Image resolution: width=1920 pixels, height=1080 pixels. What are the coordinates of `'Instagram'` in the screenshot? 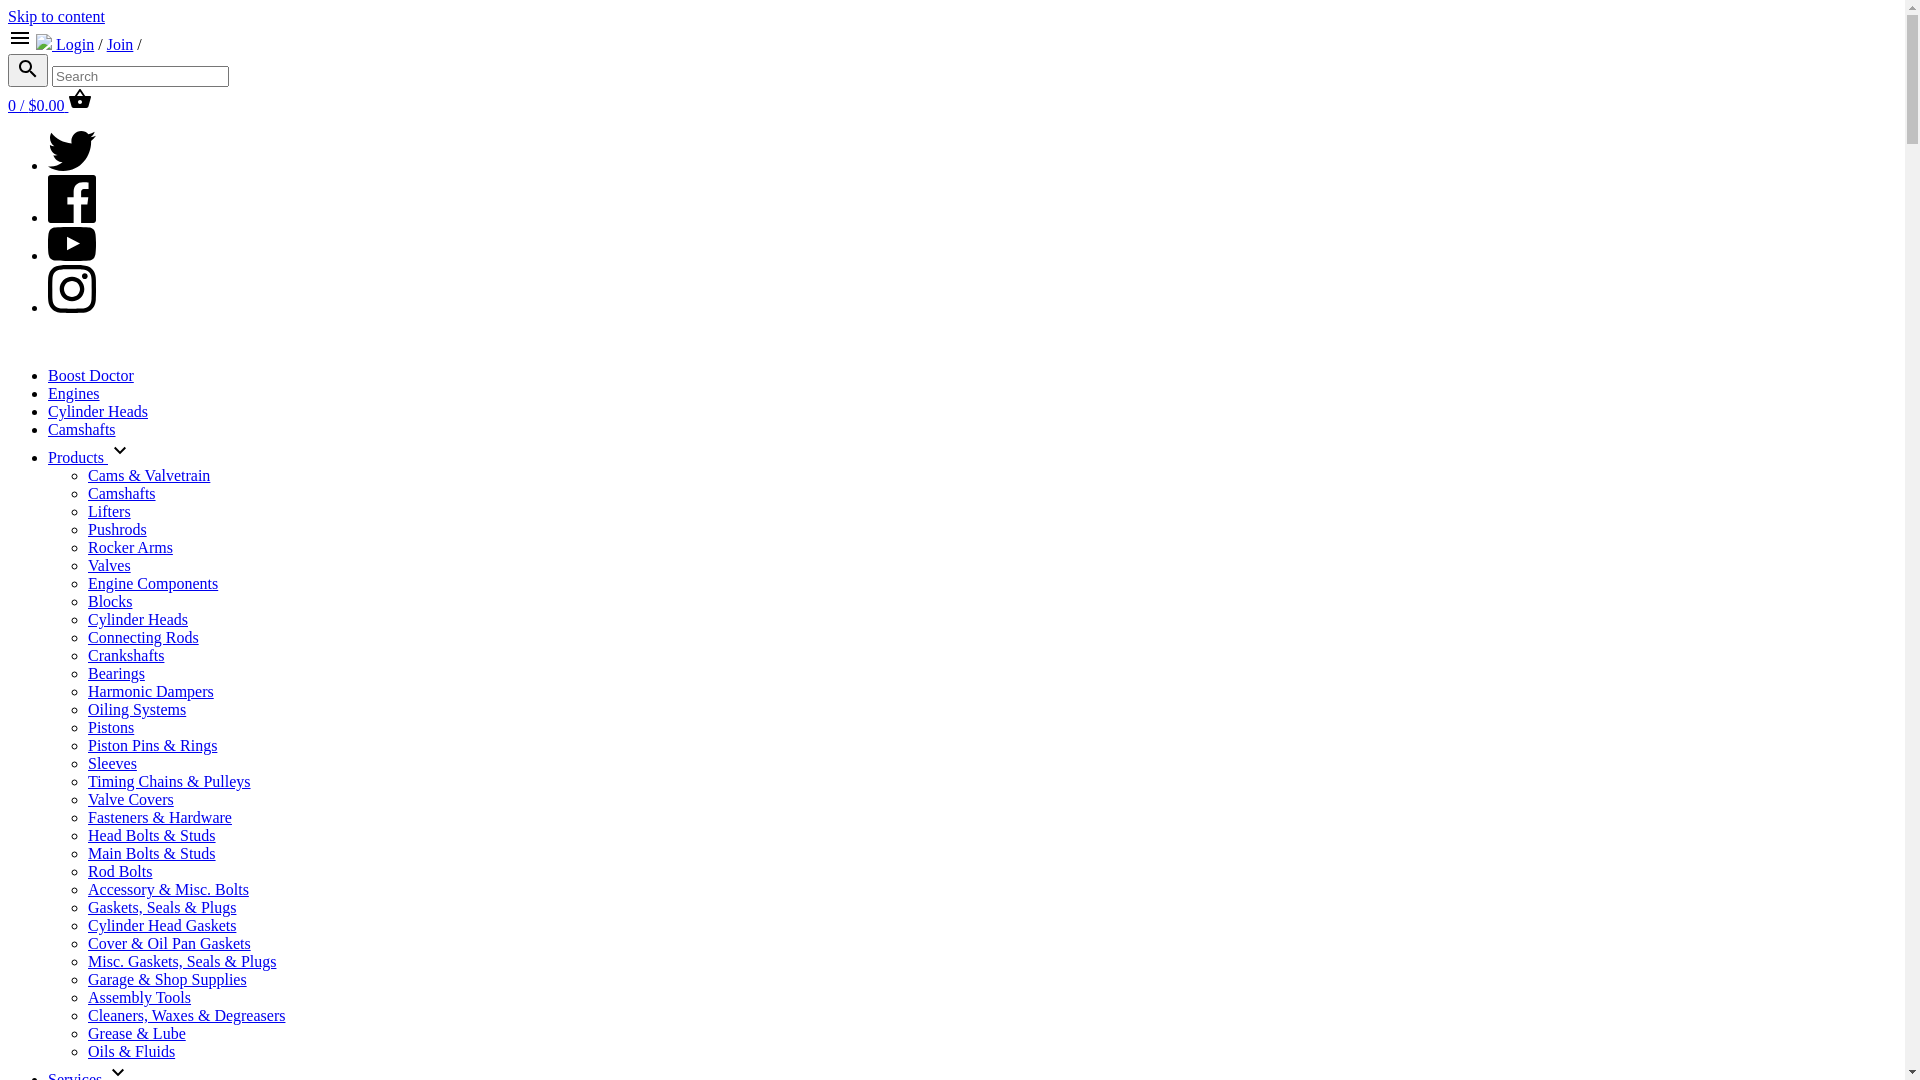 It's located at (48, 307).